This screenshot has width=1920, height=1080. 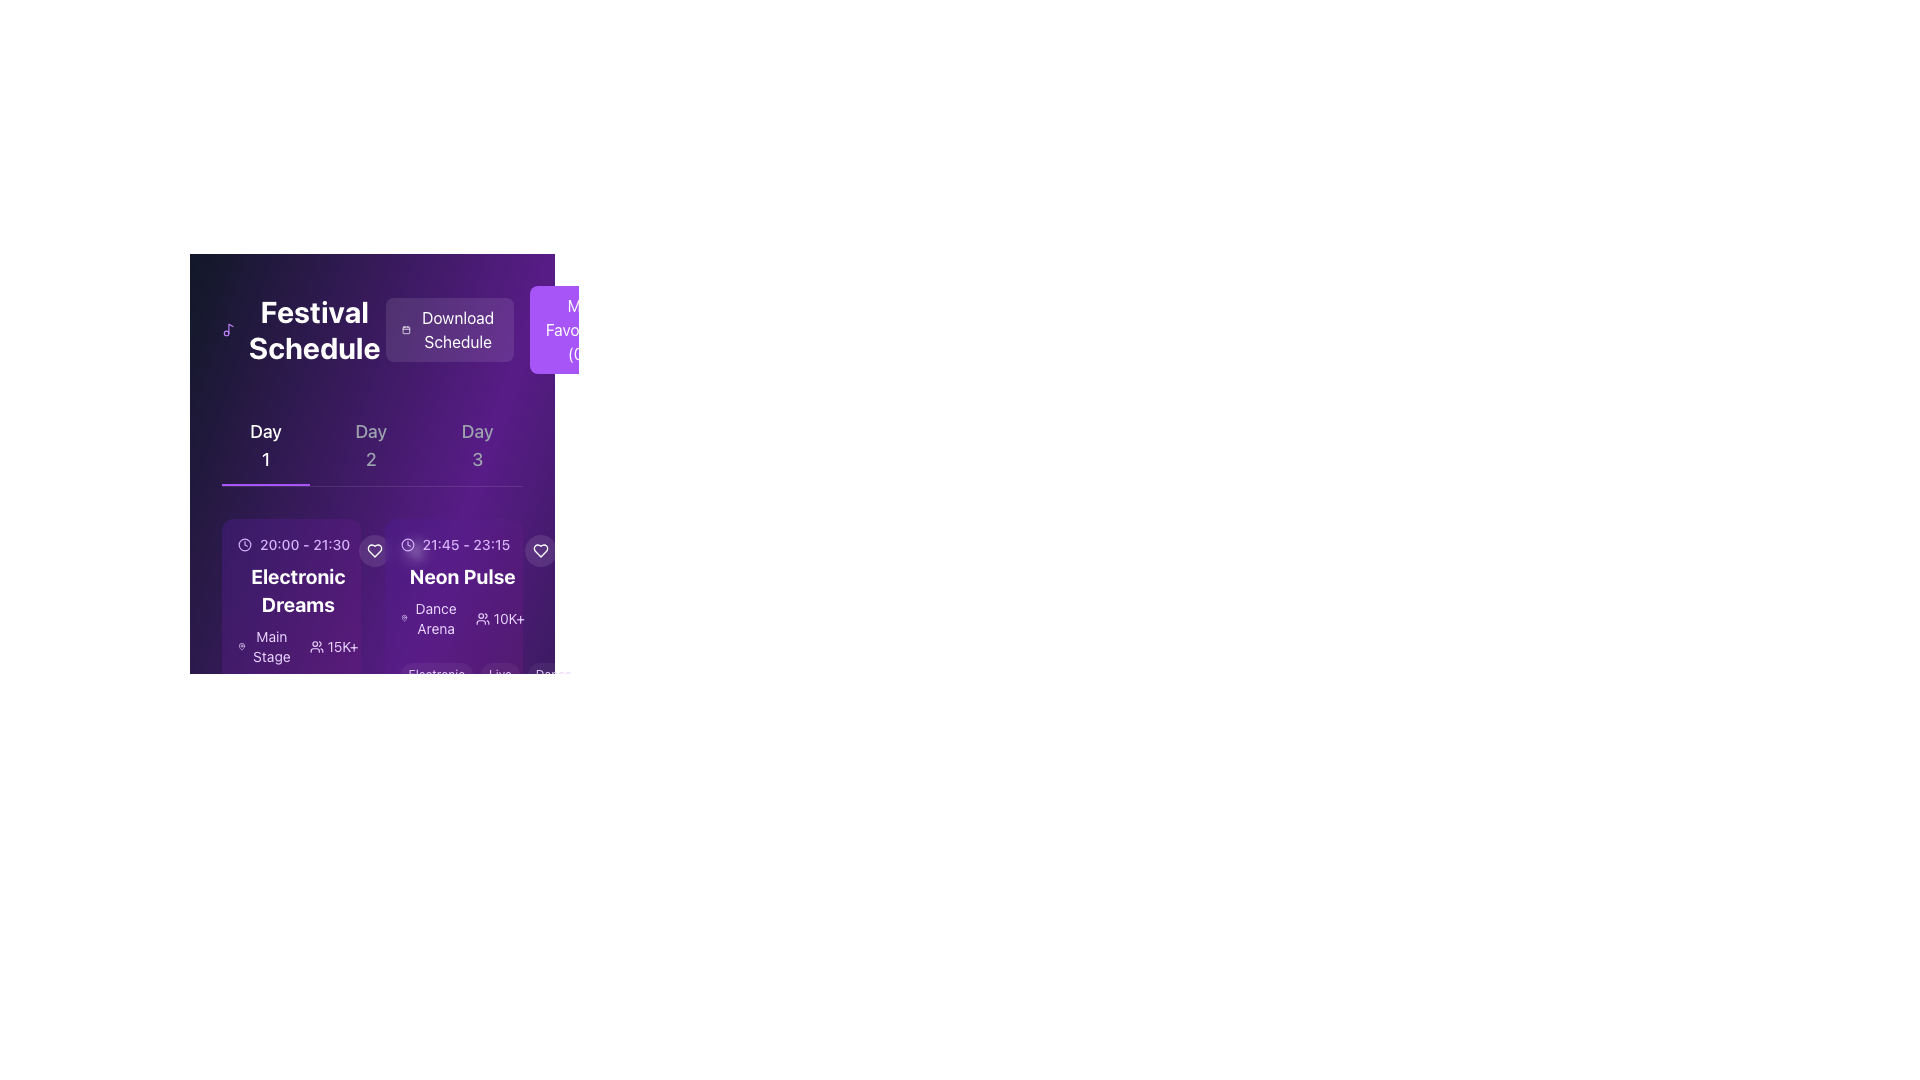 What do you see at coordinates (334, 647) in the screenshot?
I see `icon with text pair that displays the number of attendees for the 'Electronic Dreams' event, located next to the 'Main Stage' text` at bounding box center [334, 647].